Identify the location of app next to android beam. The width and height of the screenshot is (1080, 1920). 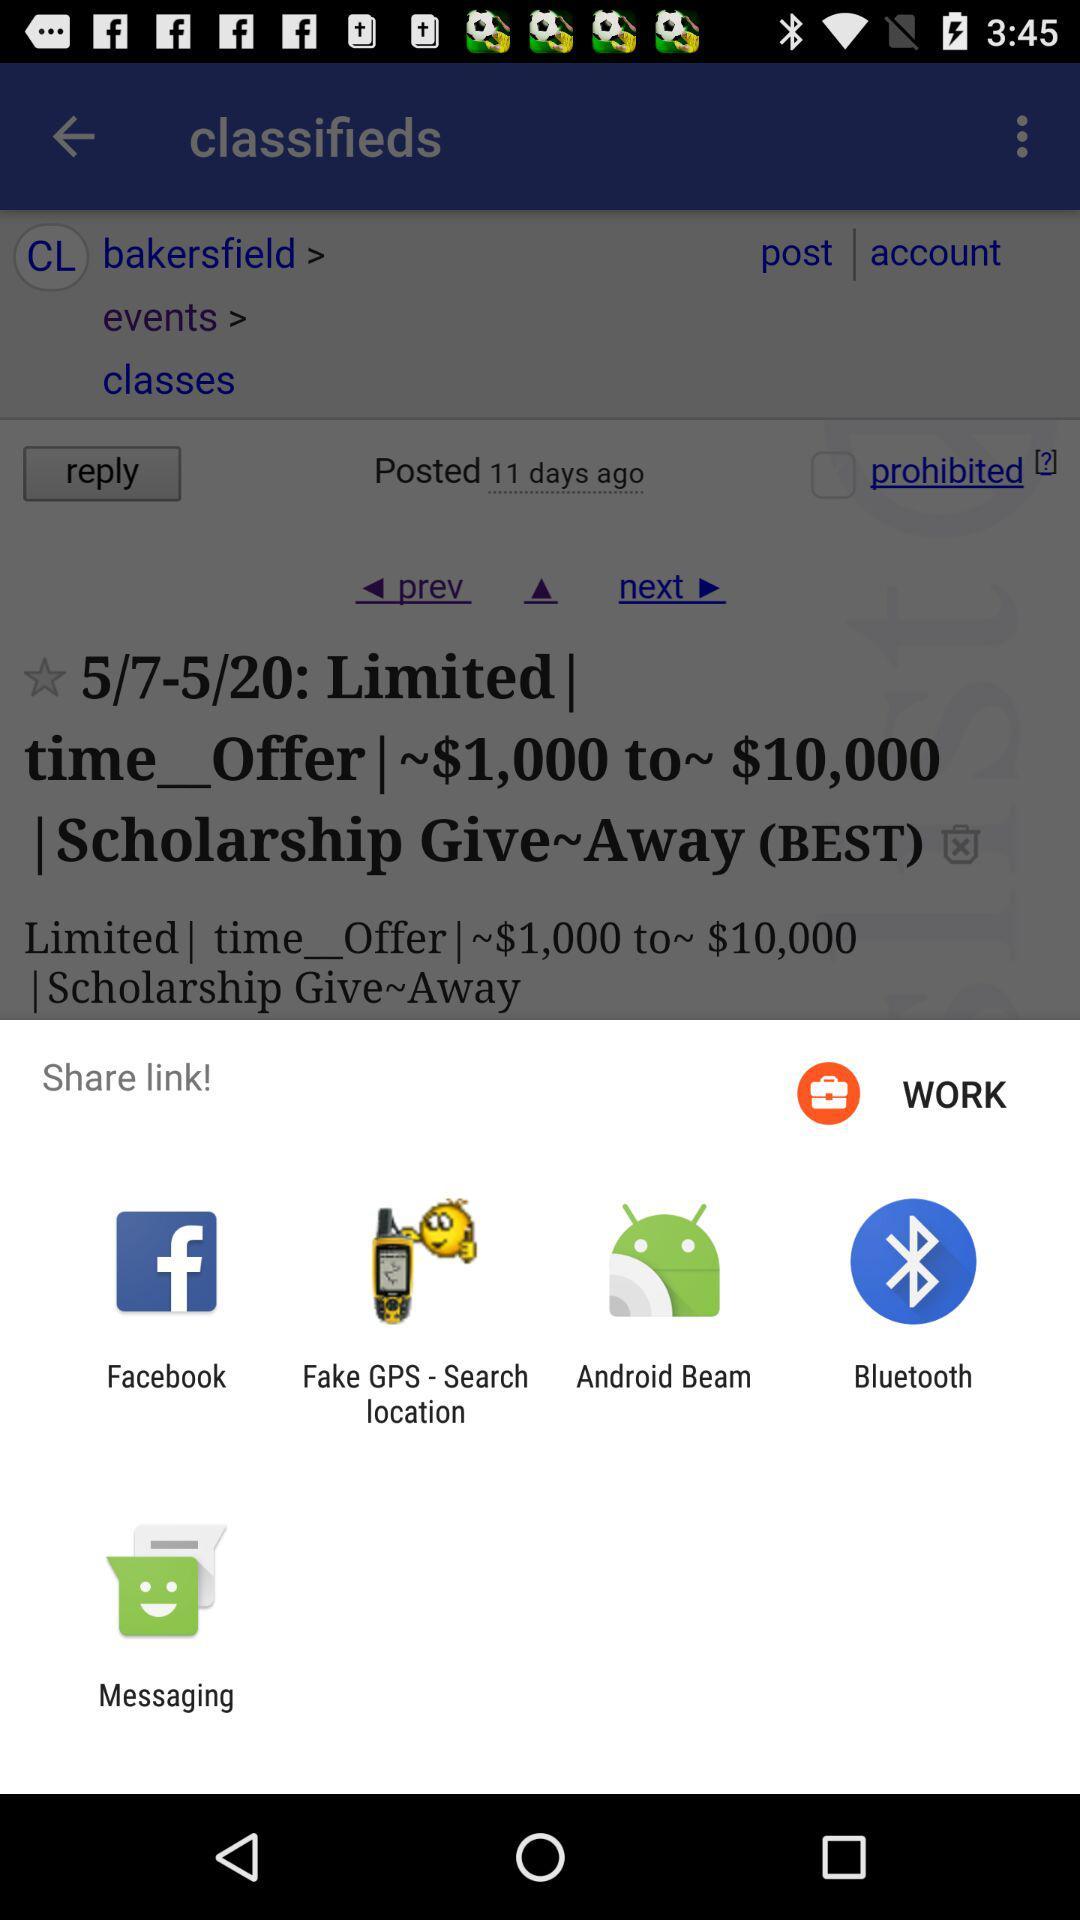
(414, 1392).